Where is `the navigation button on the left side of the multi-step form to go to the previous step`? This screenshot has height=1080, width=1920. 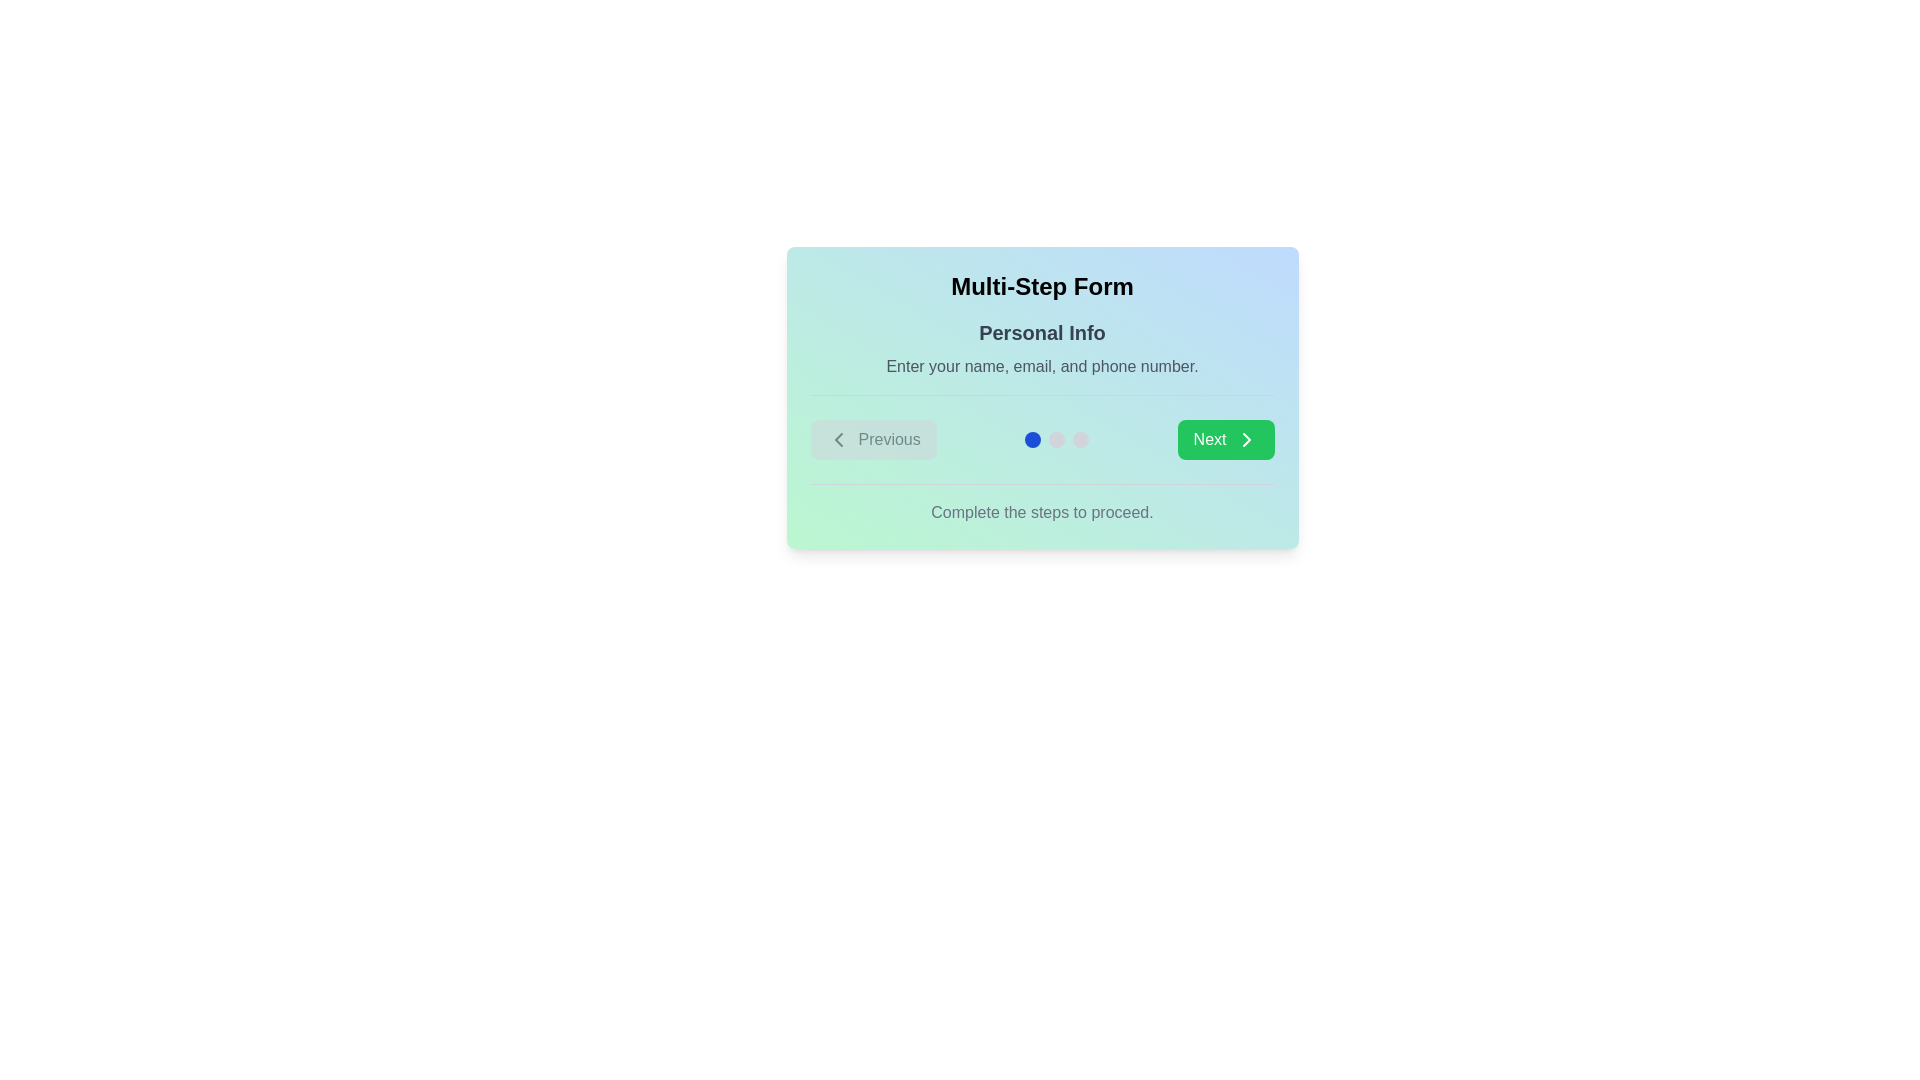
the navigation button on the left side of the multi-step form to go to the previous step is located at coordinates (873, 438).